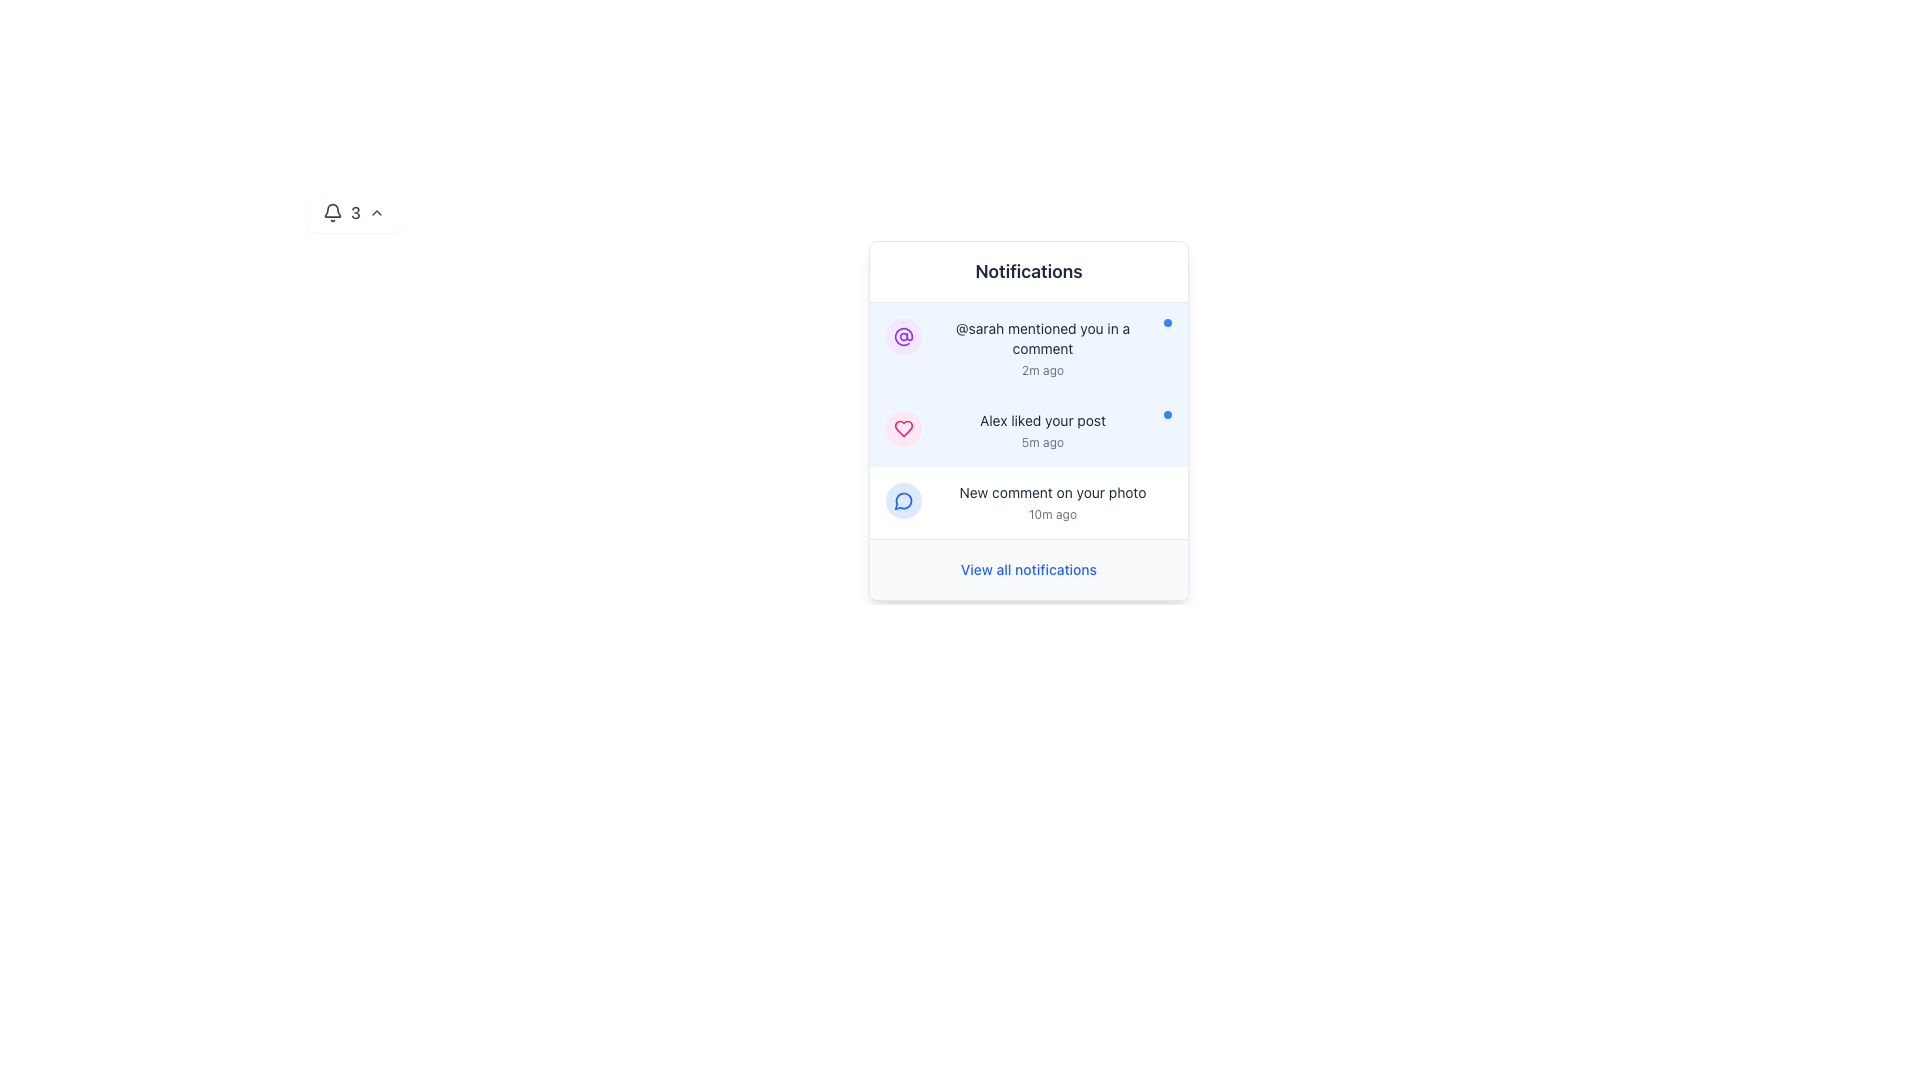 The image size is (1920, 1080). Describe the element at coordinates (354, 212) in the screenshot. I see `the toggle button located in the top-left area of the interface` at that location.